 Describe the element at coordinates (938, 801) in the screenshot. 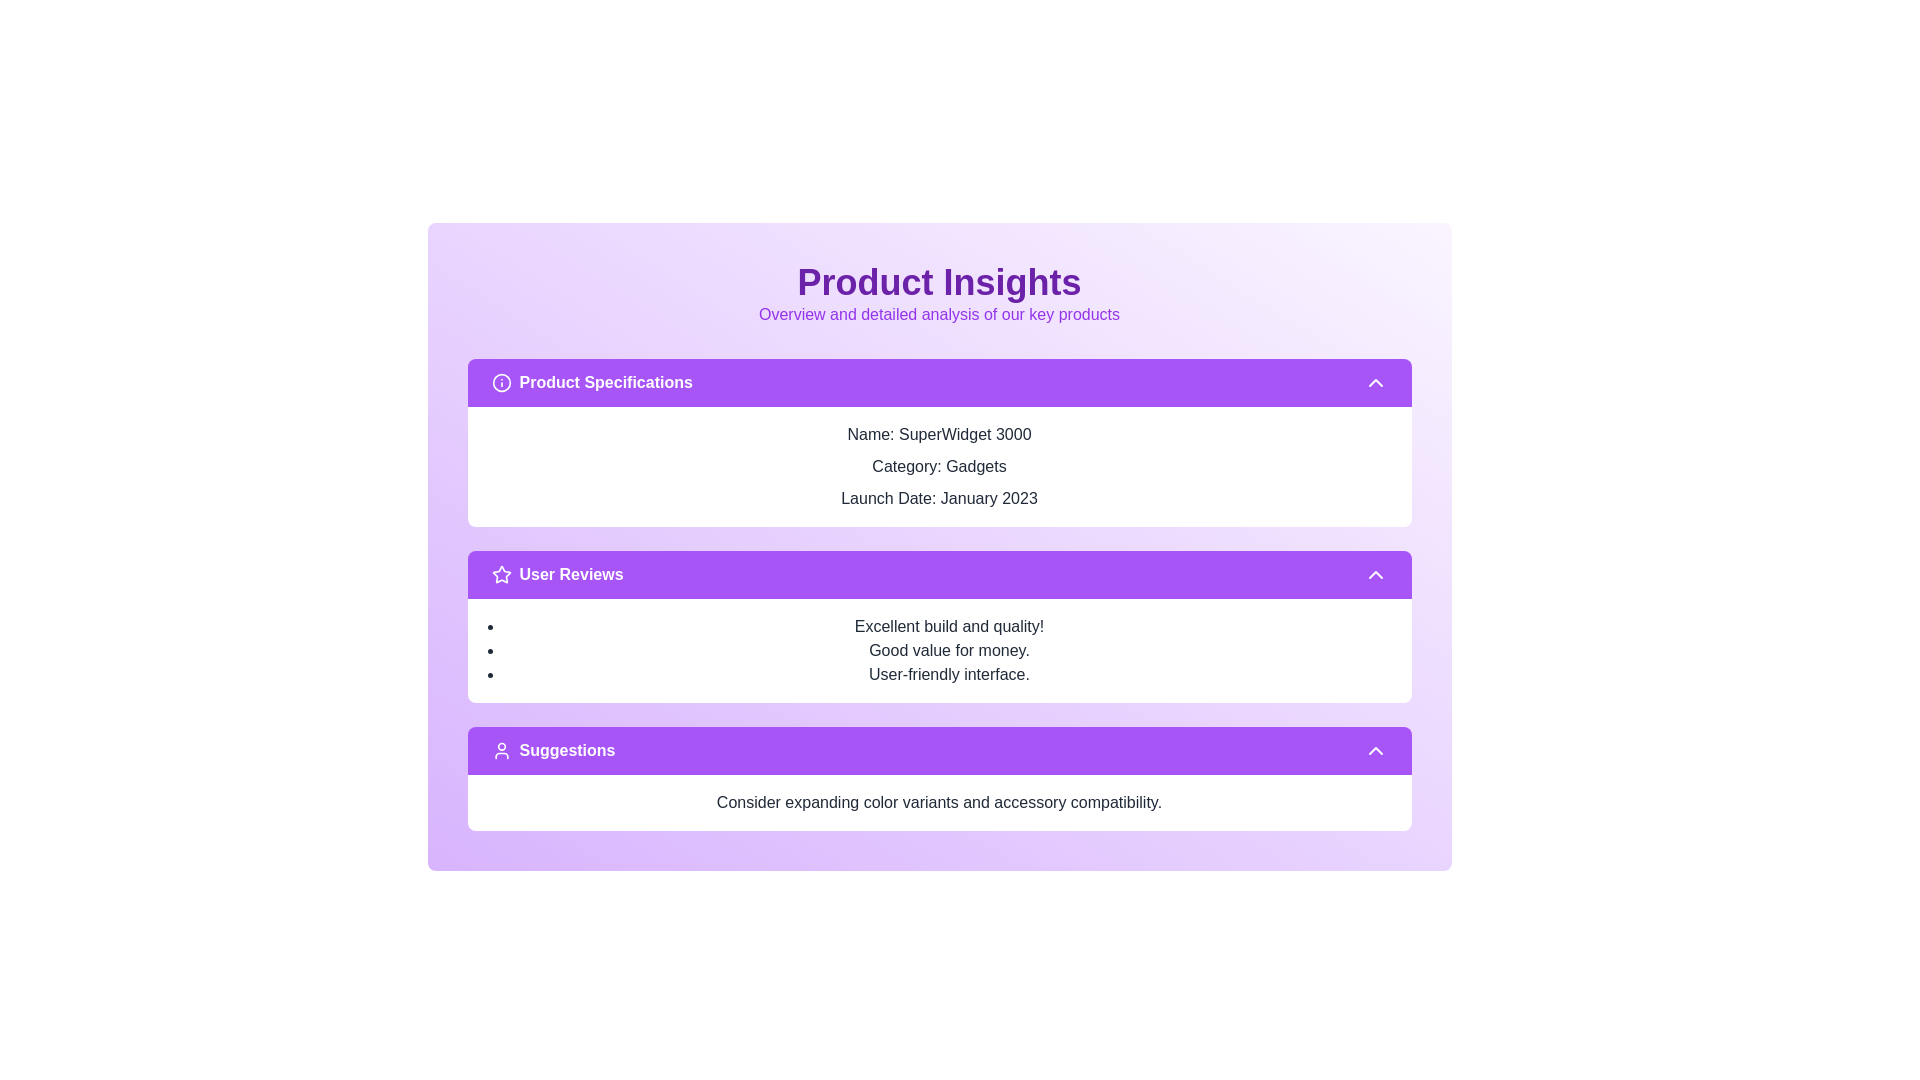

I see `informational text located in the 'Suggestions' section, which provides advice related to the subject matter of the interface` at that location.